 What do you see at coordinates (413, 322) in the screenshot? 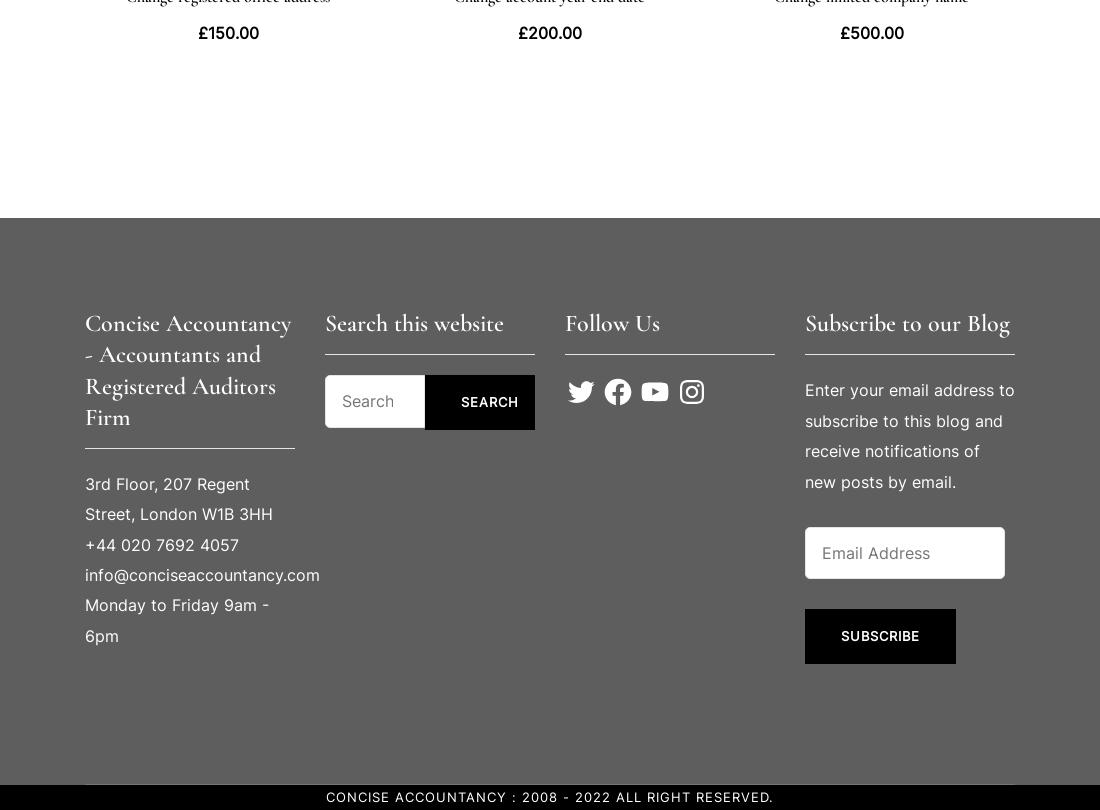
I see `'Search this website'` at bounding box center [413, 322].